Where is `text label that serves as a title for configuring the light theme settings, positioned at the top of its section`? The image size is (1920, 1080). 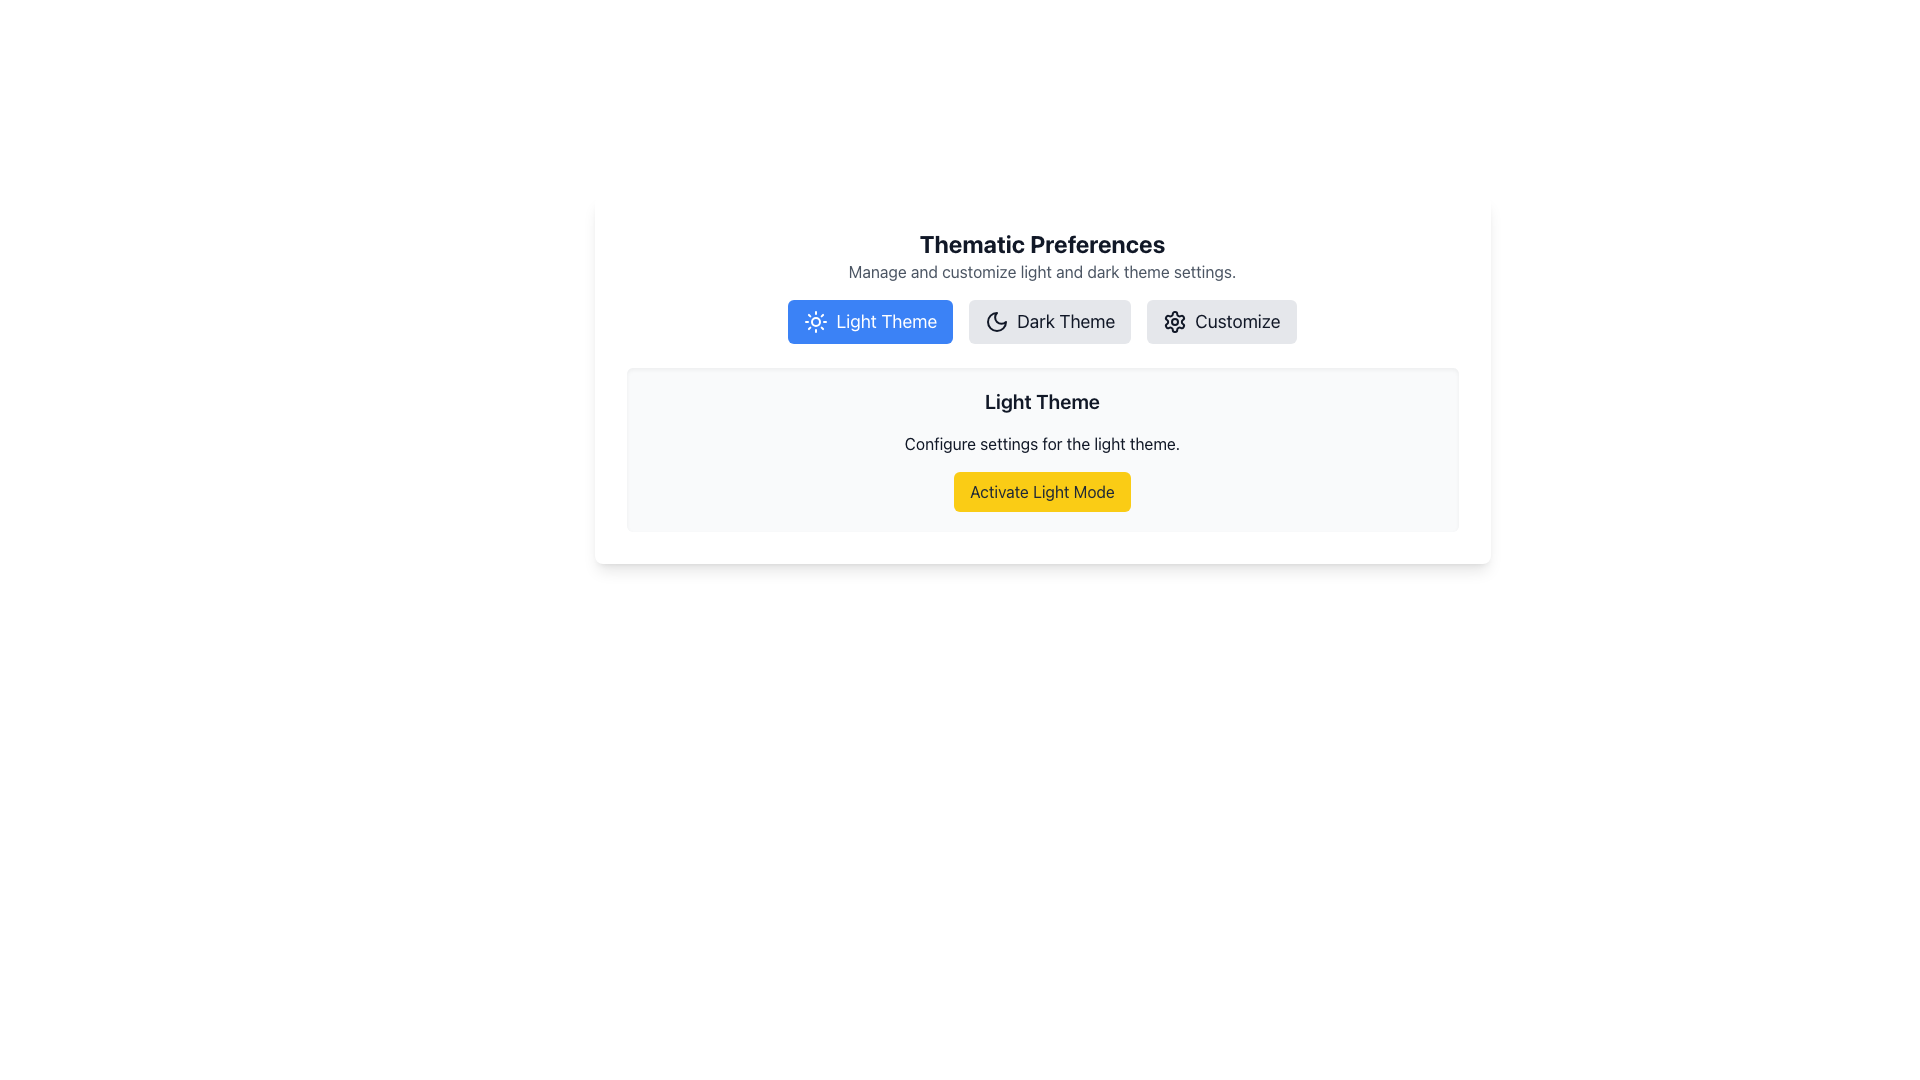 text label that serves as a title for configuring the light theme settings, positioned at the top of its section is located at coordinates (1041, 401).